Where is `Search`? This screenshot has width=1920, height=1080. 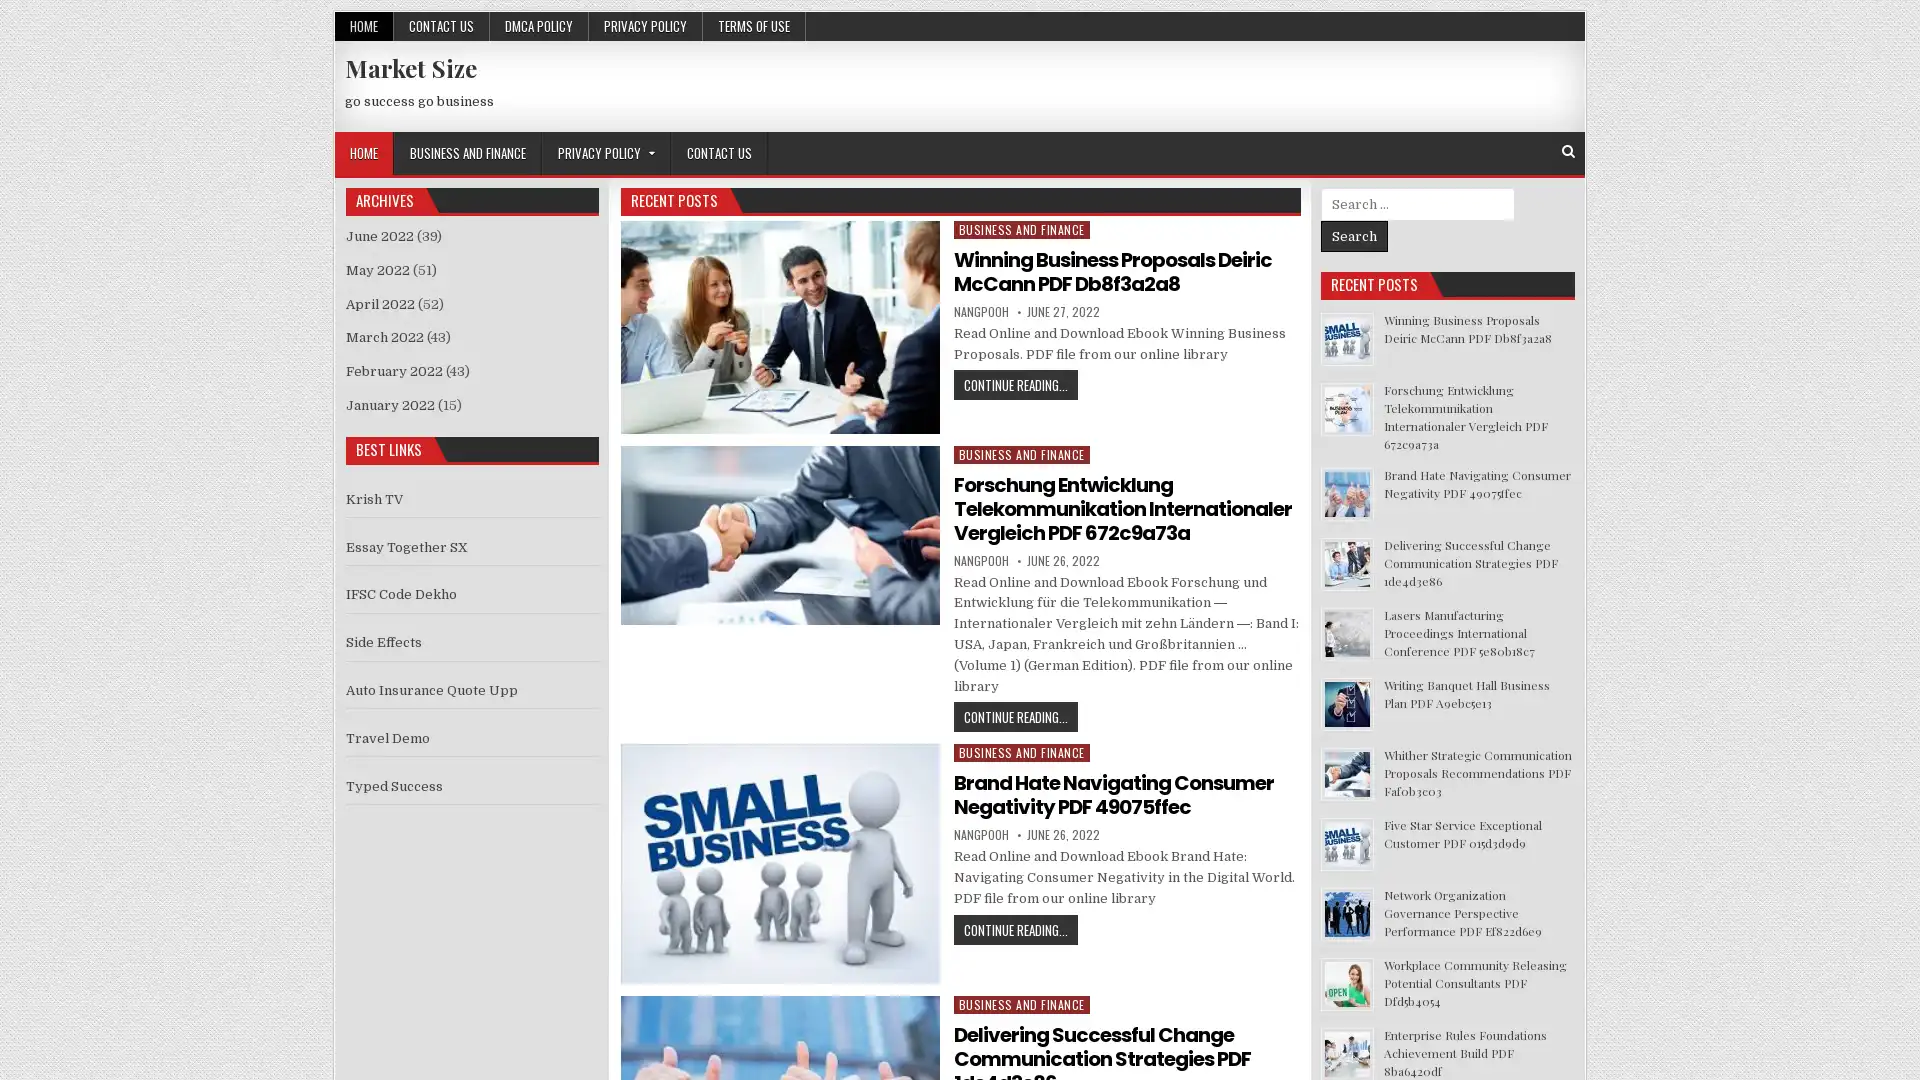
Search is located at coordinates (1354, 235).